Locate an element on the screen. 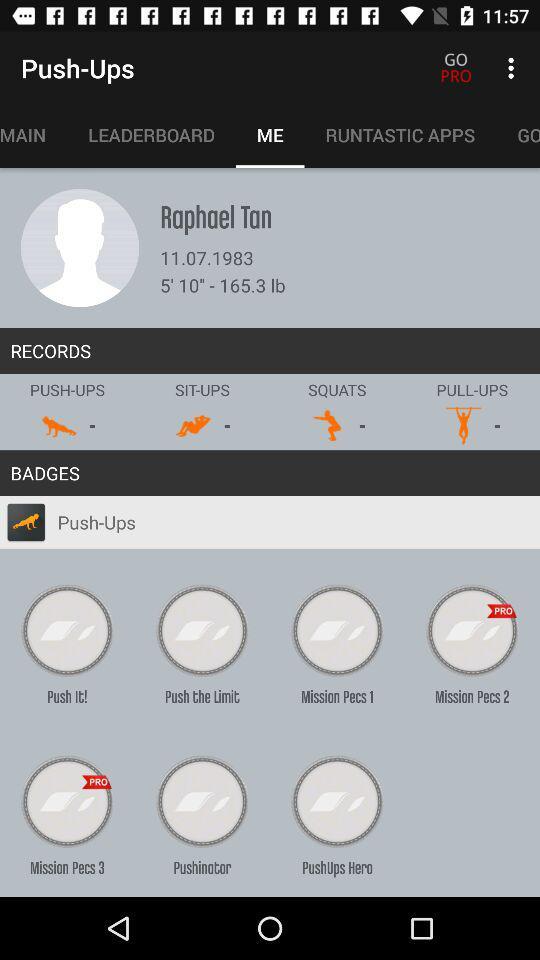 Image resolution: width=540 pixels, height=960 pixels. main icon is located at coordinates (32, 134).